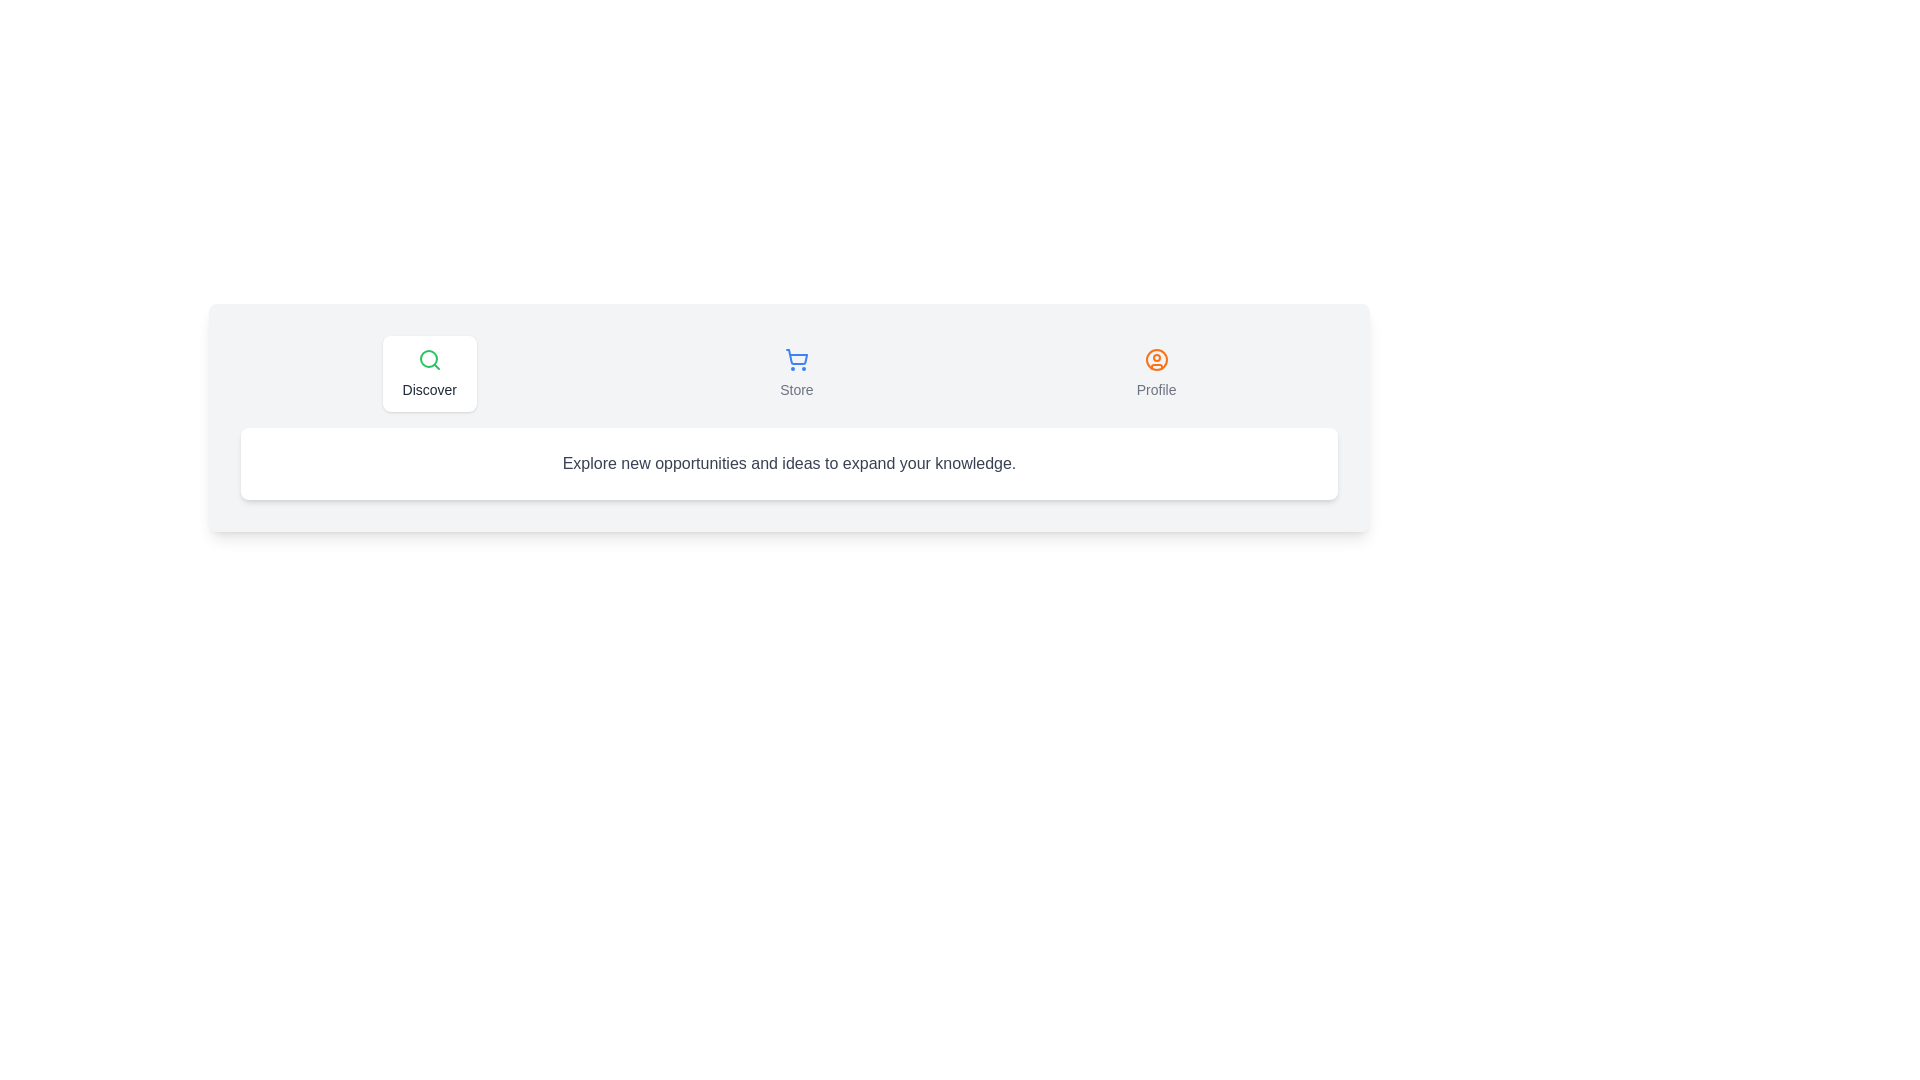 Image resolution: width=1920 pixels, height=1080 pixels. I want to click on the tab labeled Profile to display its associated content, so click(1156, 374).